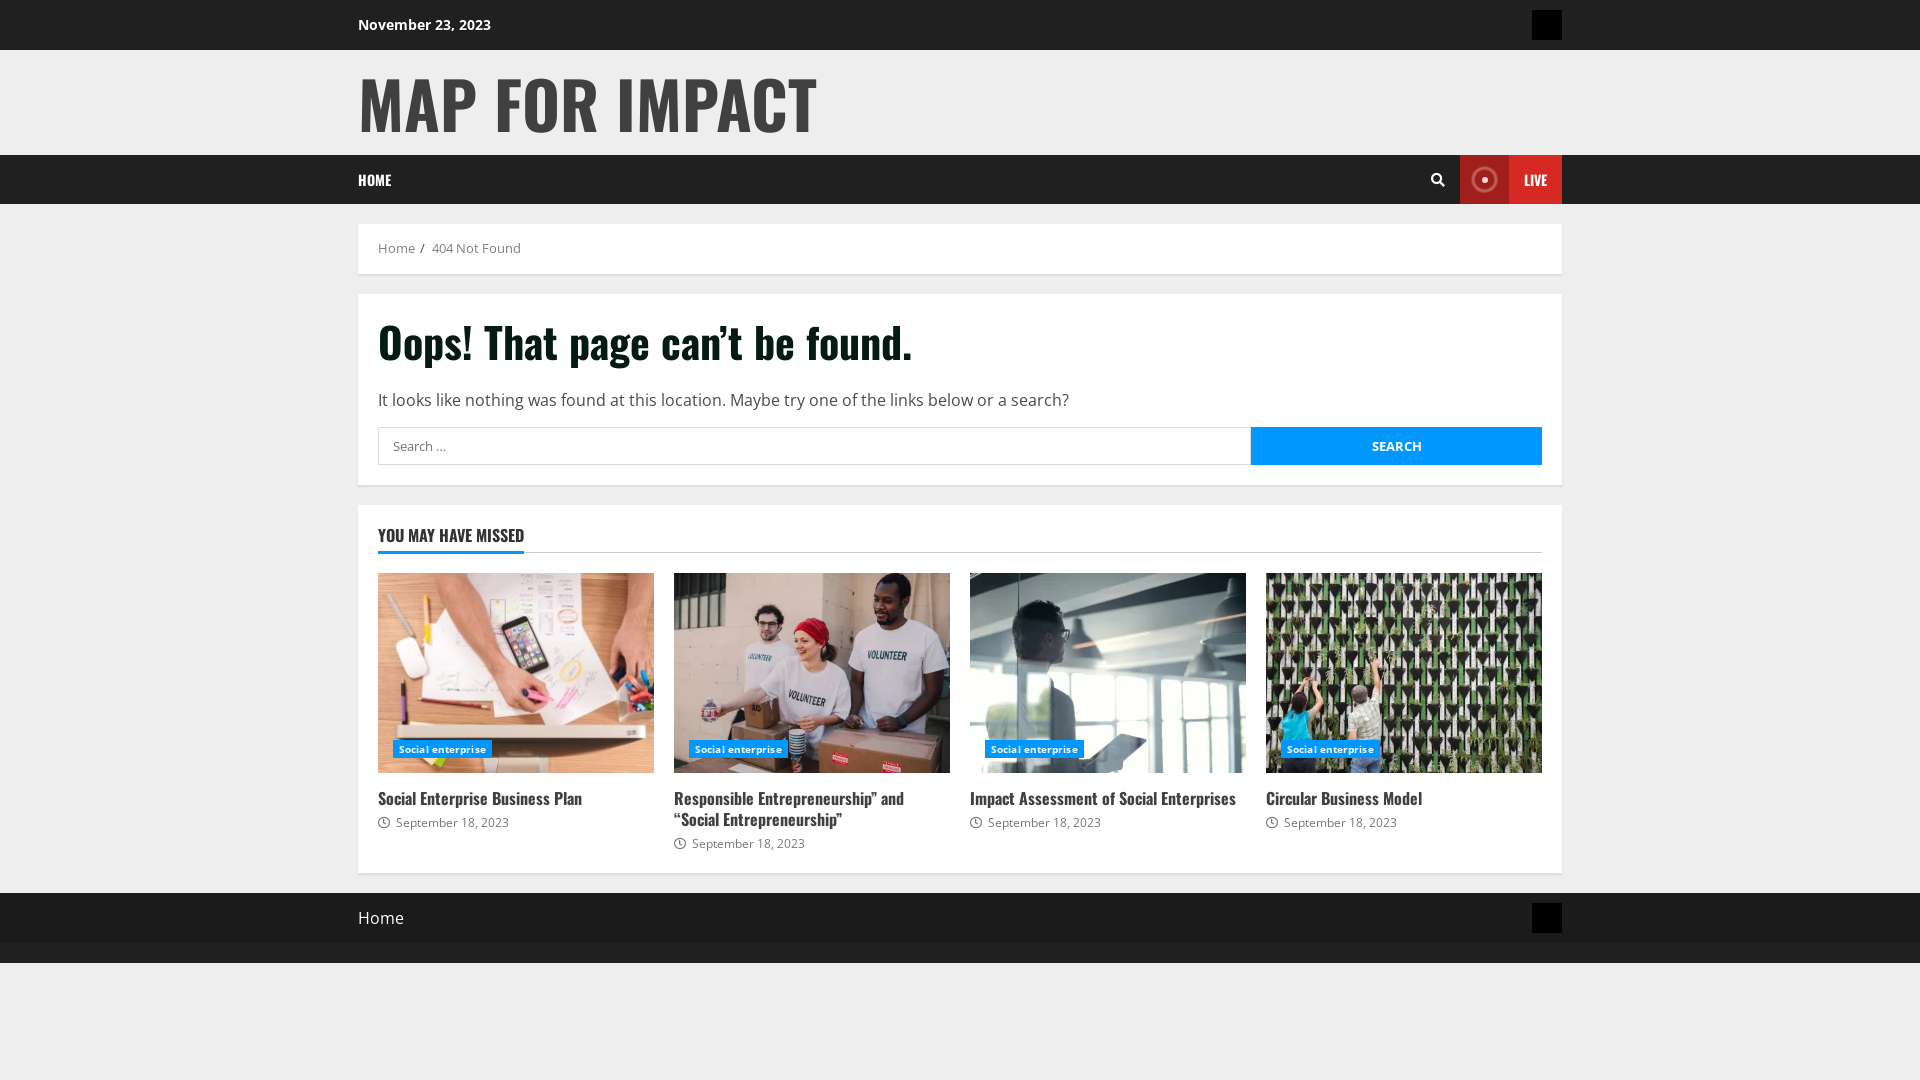 The image size is (1920, 1080). What do you see at coordinates (586, 102) in the screenshot?
I see `'MAP FOR IMPACT'` at bounding box center [586, 102].